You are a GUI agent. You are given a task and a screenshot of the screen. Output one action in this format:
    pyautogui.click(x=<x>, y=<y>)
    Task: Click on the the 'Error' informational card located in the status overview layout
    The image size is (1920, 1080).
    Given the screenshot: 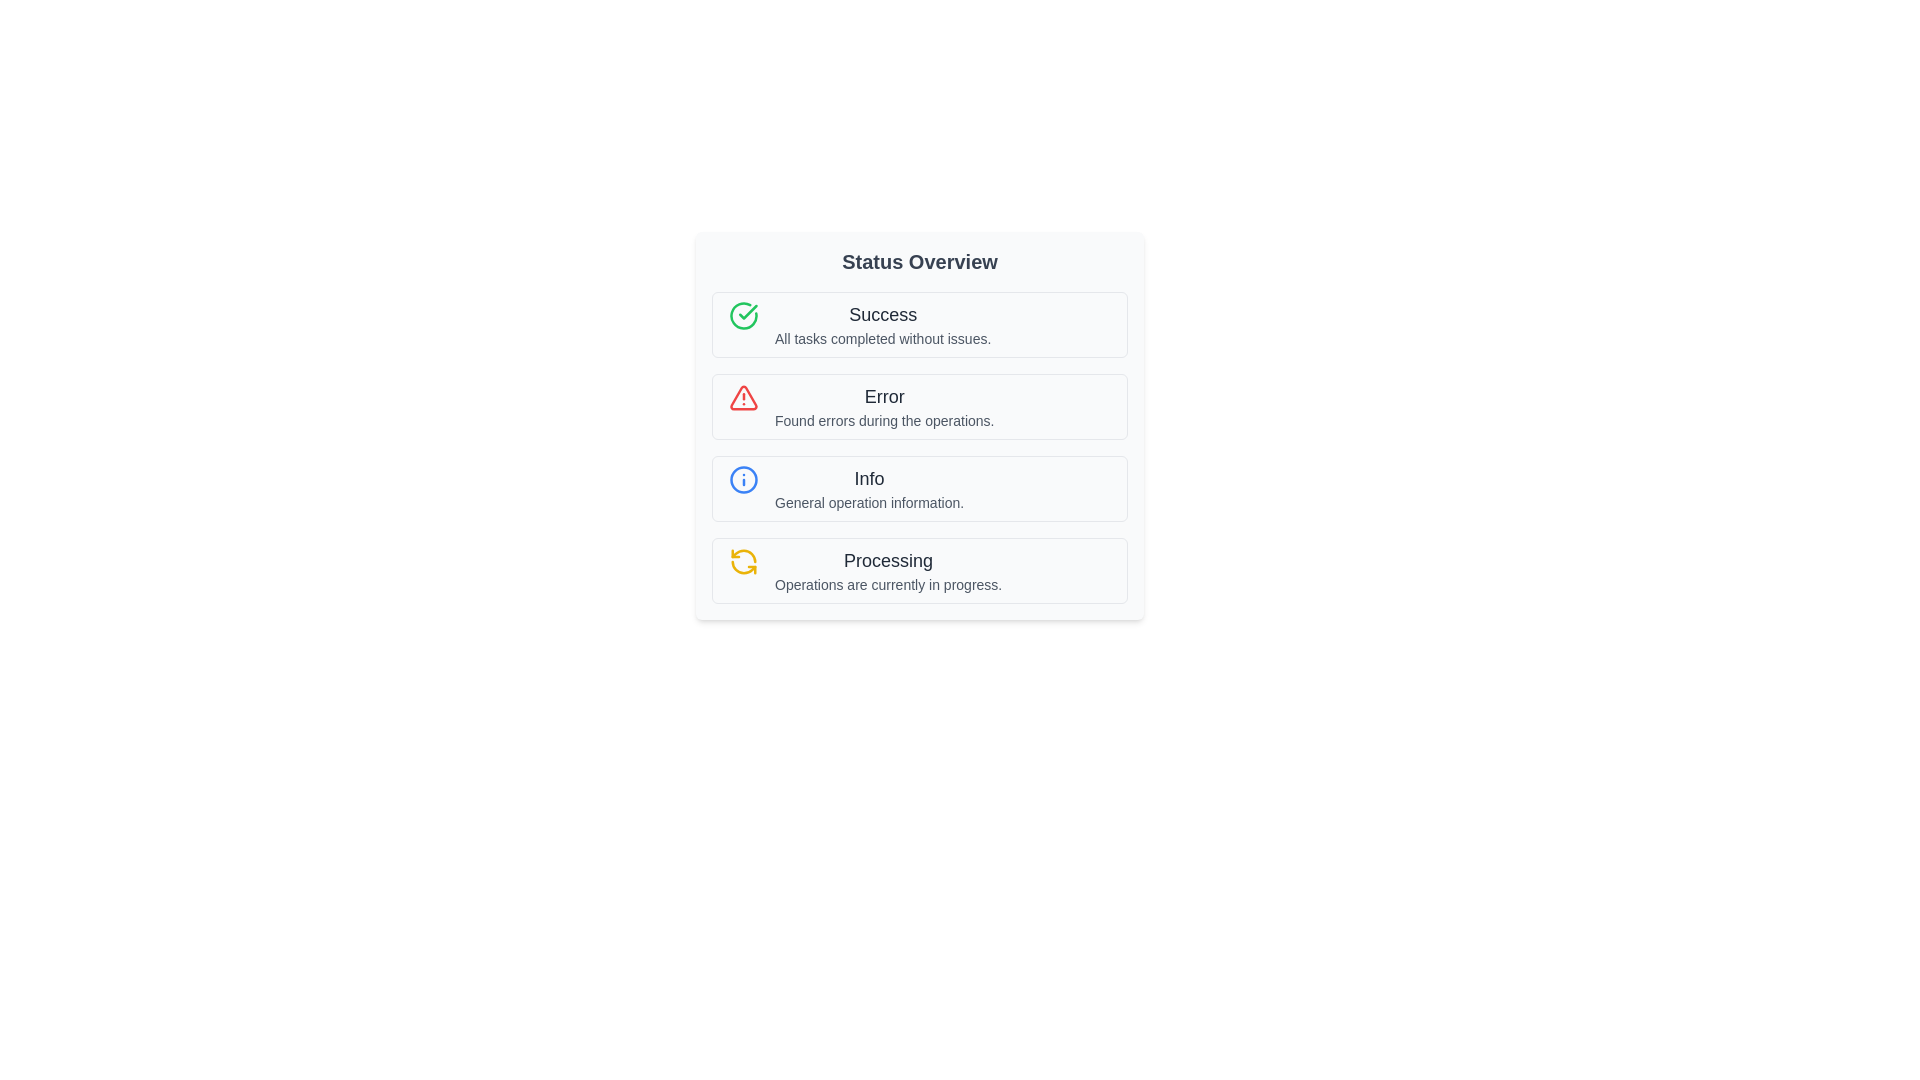 What is the action you would take?
    pyautogui.click(x=919, y=424)
    